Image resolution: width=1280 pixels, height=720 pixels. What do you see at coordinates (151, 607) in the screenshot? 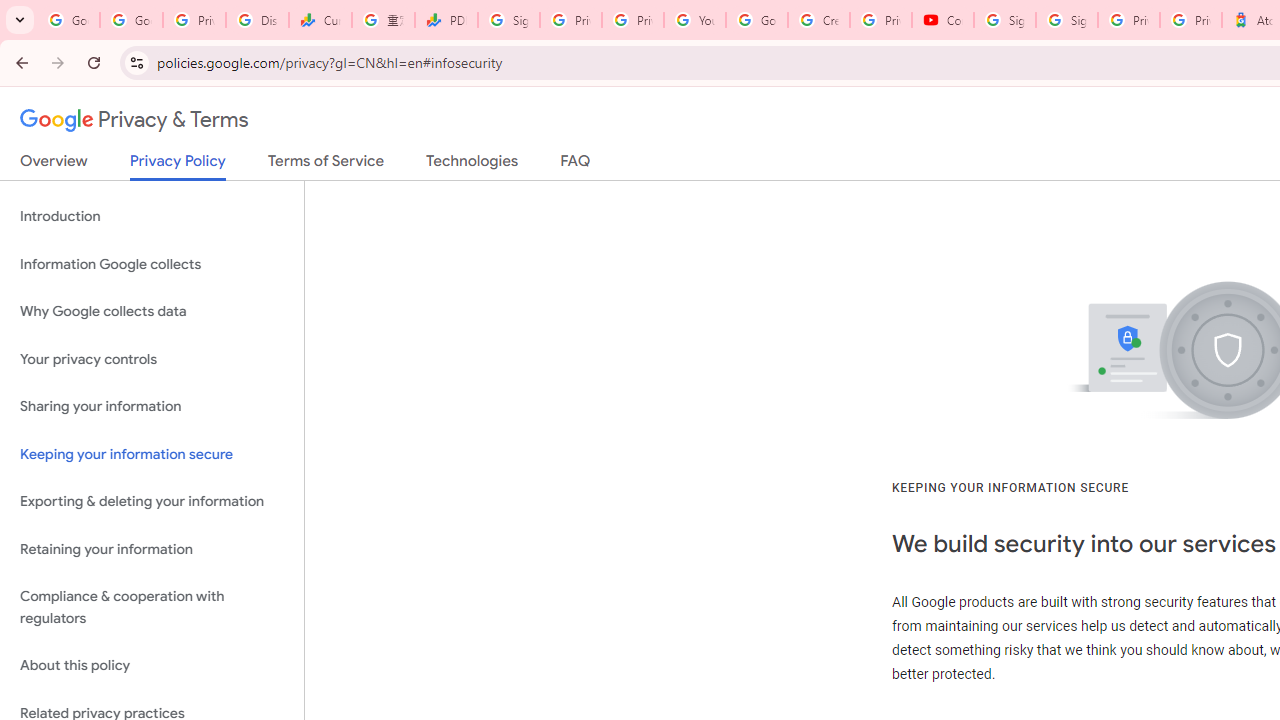
I see `'Compliance & cooperation with regulators'` at bounding box center [151, 607].